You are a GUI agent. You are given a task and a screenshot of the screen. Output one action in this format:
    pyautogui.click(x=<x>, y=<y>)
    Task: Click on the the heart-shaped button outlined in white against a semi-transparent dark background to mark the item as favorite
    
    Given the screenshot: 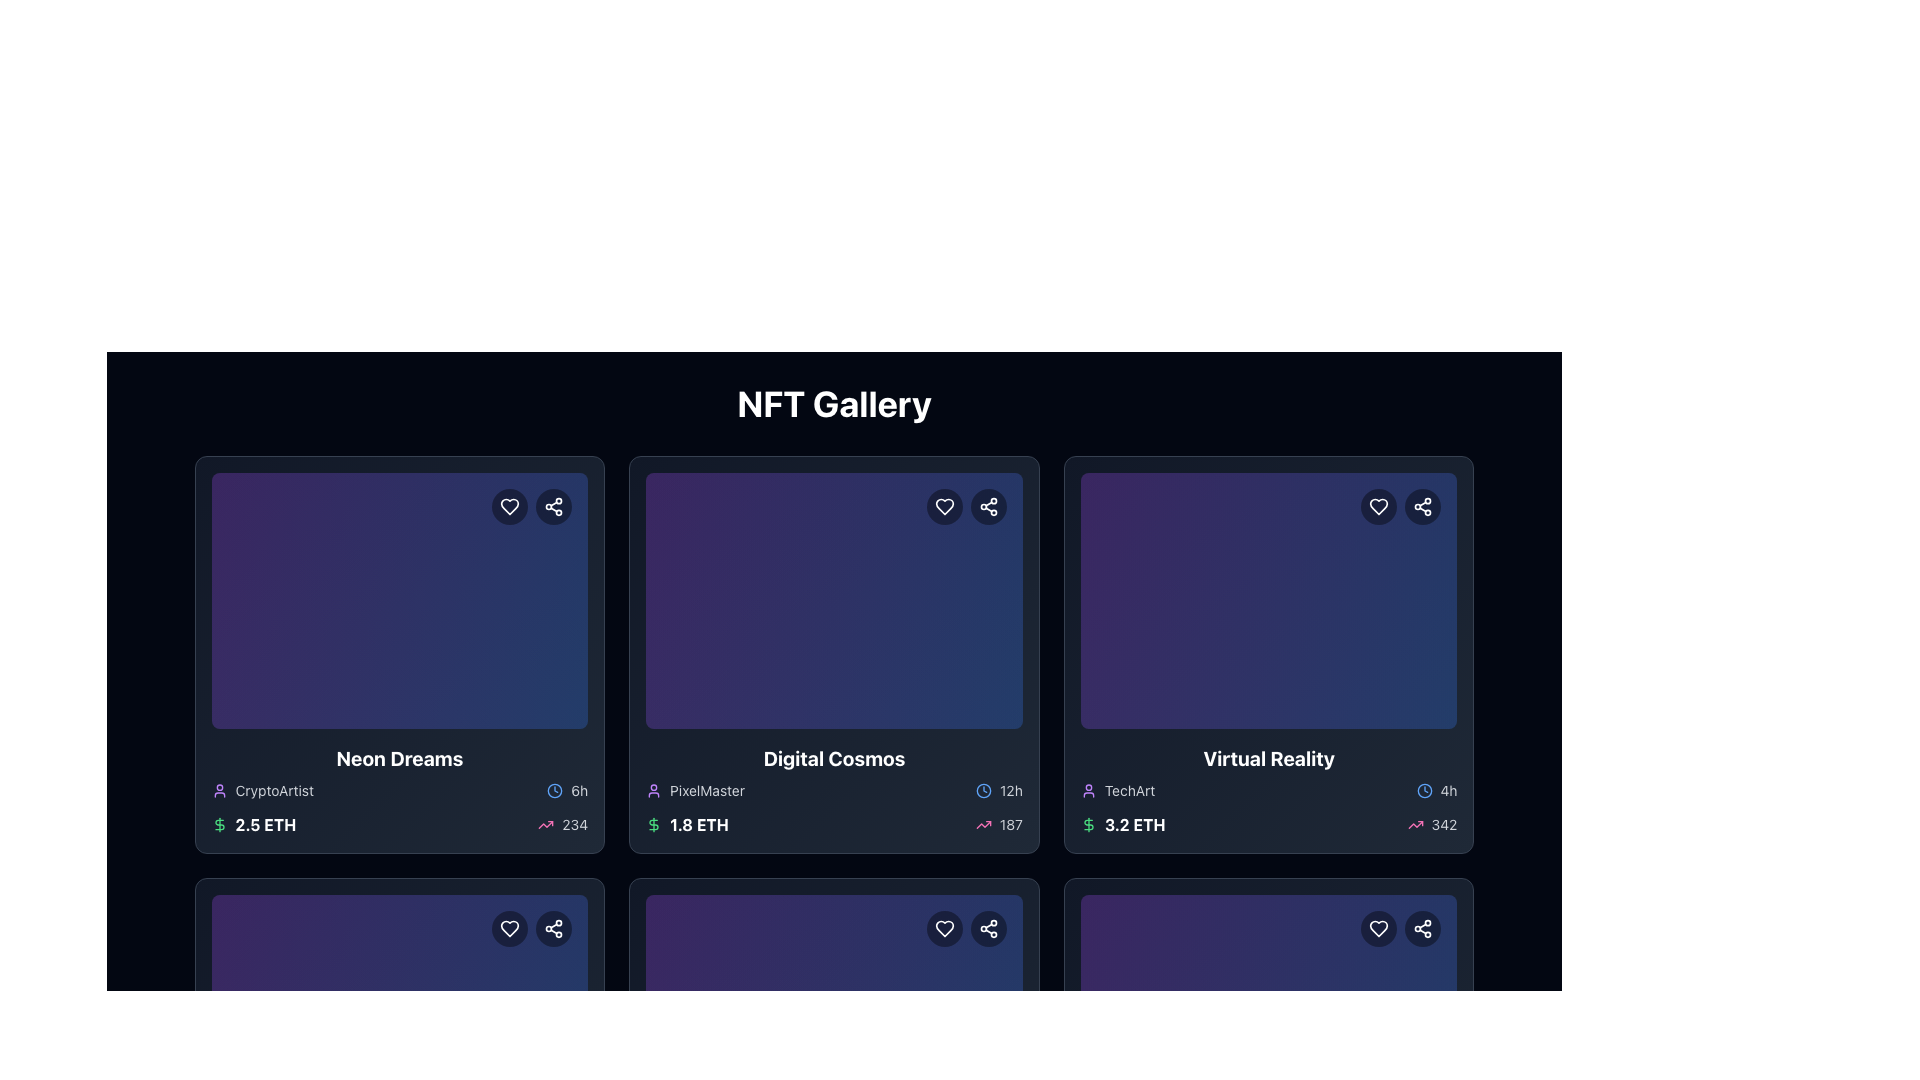 What is the action you would take?
    pyautogui.click(x=943, y=505)
    